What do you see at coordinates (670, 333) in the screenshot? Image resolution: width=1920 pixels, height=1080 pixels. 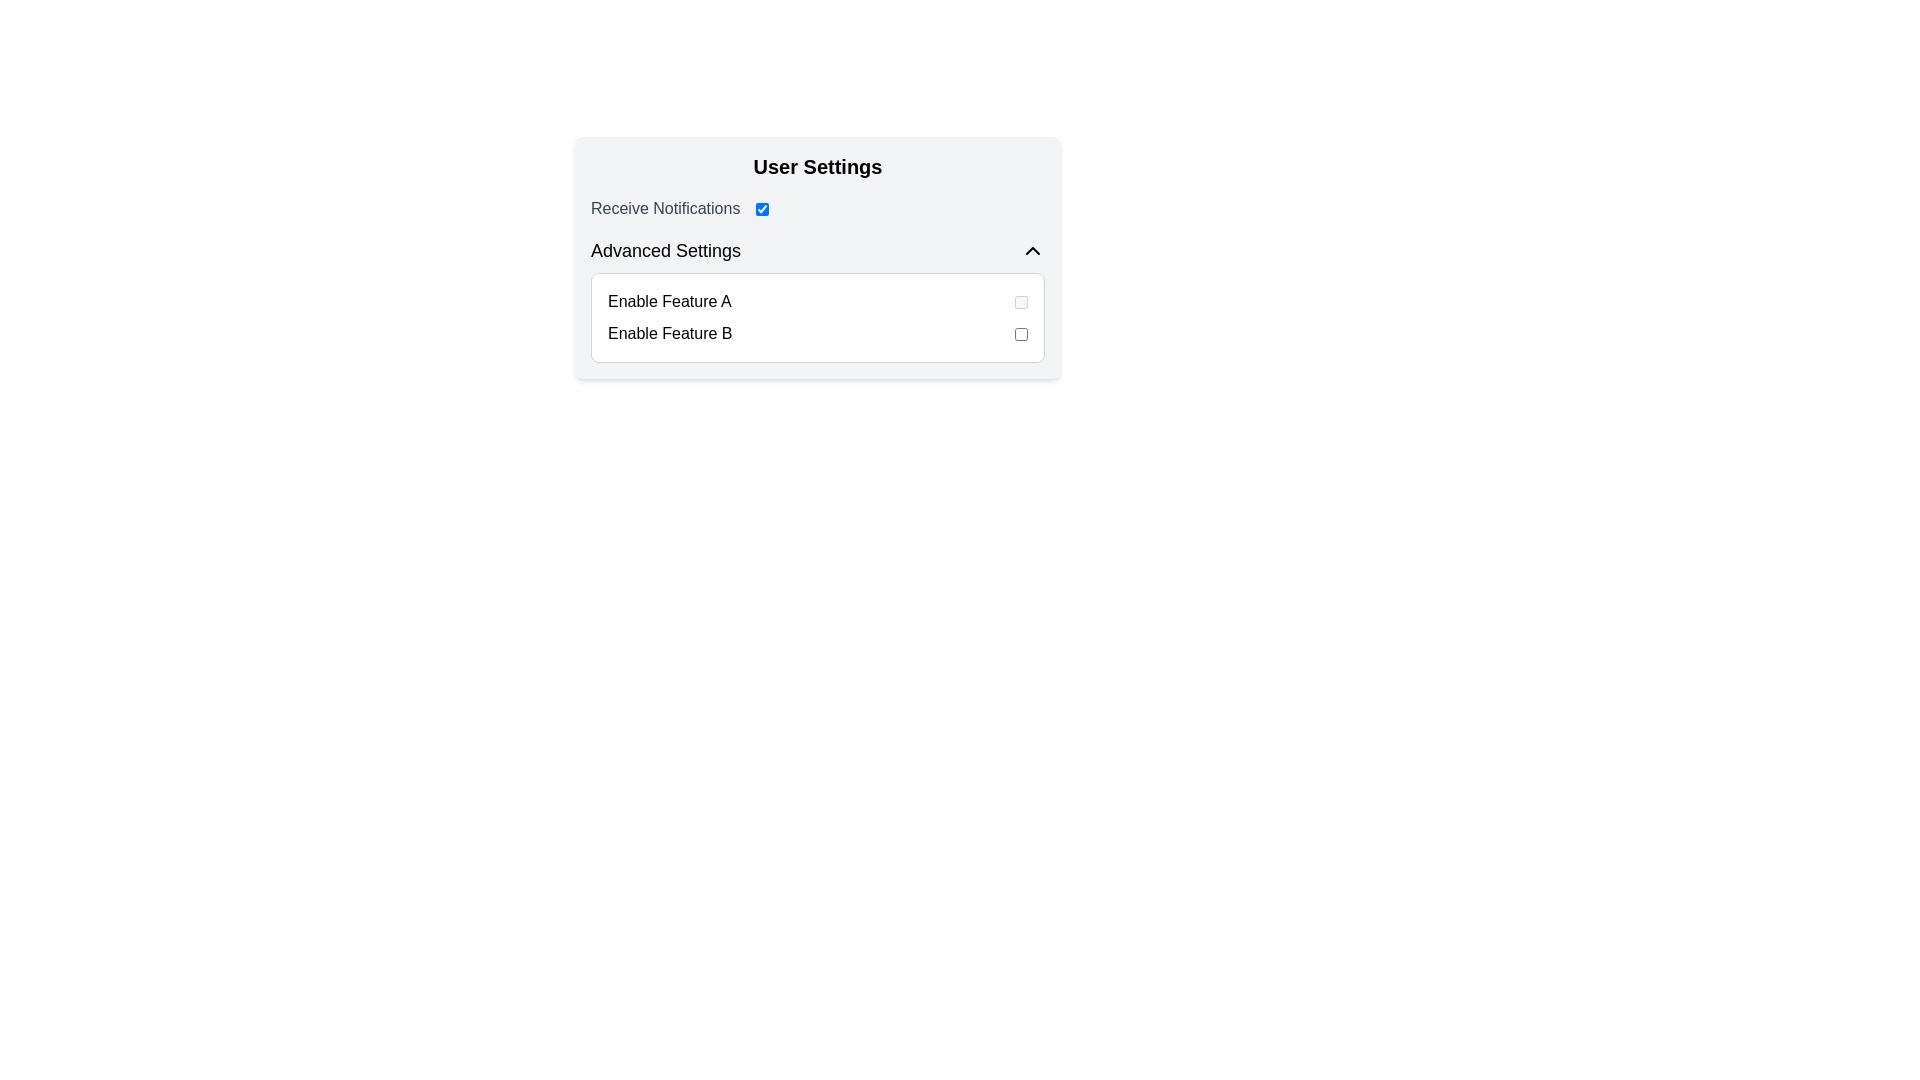 I see `text label that displays 'Enable Feature B', located beneath 'Enable Feature A' in the 'Advanced Settings' section of the User Settings interface` at bounding box center [670, 333].